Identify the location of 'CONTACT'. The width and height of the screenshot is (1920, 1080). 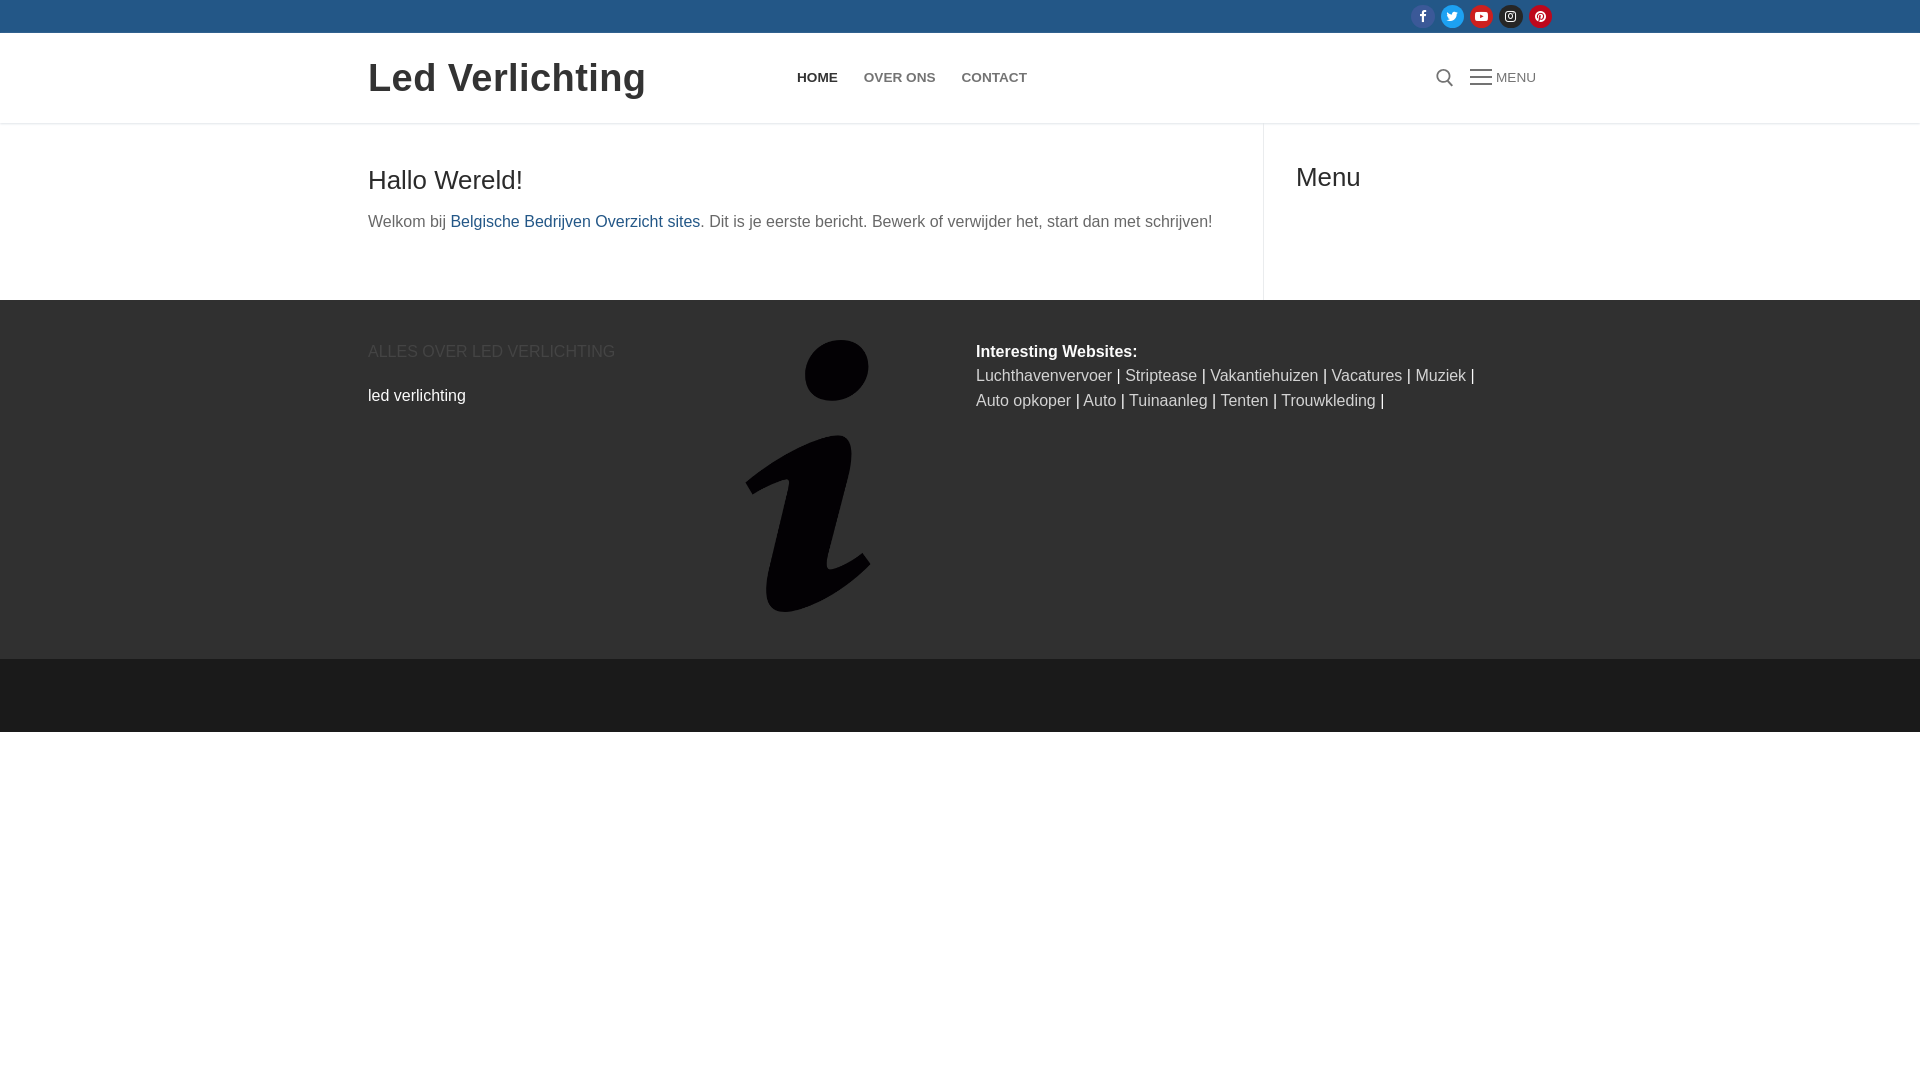
(948, 76).